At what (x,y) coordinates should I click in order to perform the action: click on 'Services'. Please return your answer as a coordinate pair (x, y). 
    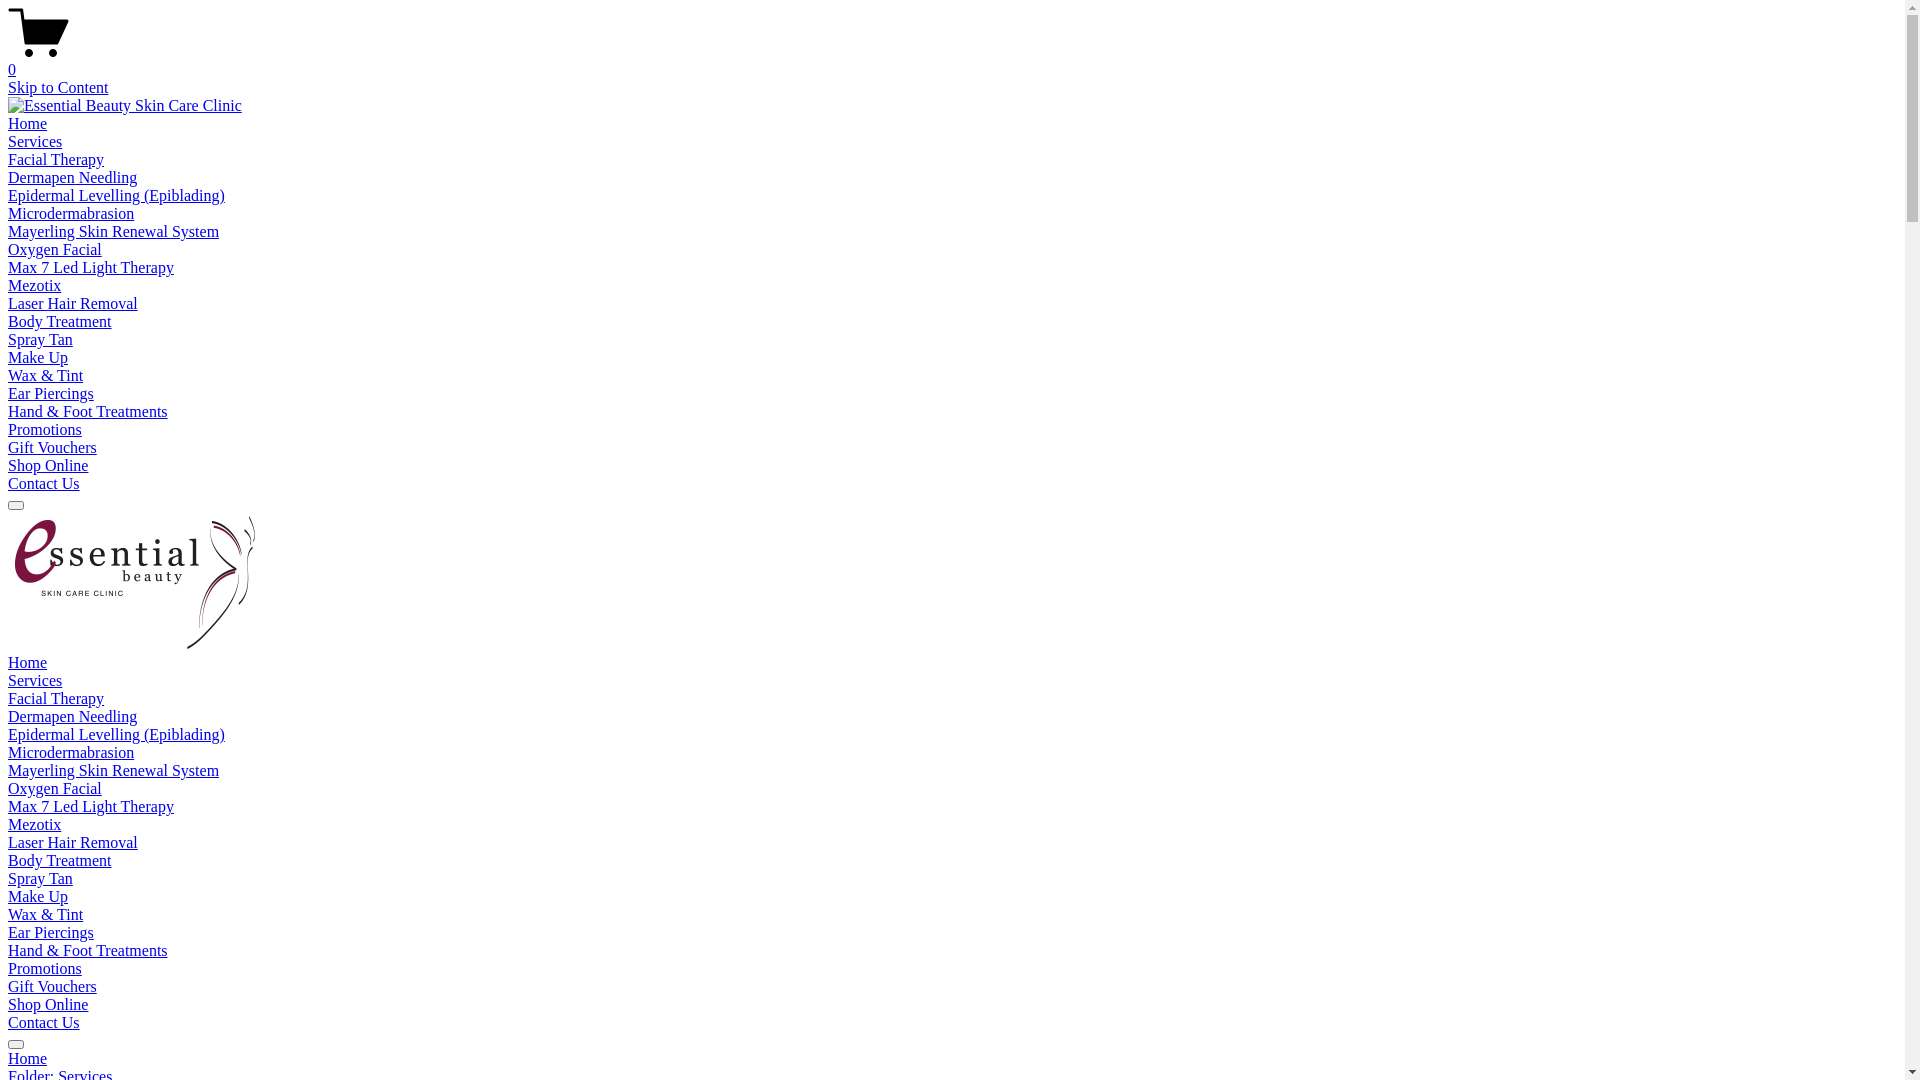
    Looking at the image, I should click on (34, 679).